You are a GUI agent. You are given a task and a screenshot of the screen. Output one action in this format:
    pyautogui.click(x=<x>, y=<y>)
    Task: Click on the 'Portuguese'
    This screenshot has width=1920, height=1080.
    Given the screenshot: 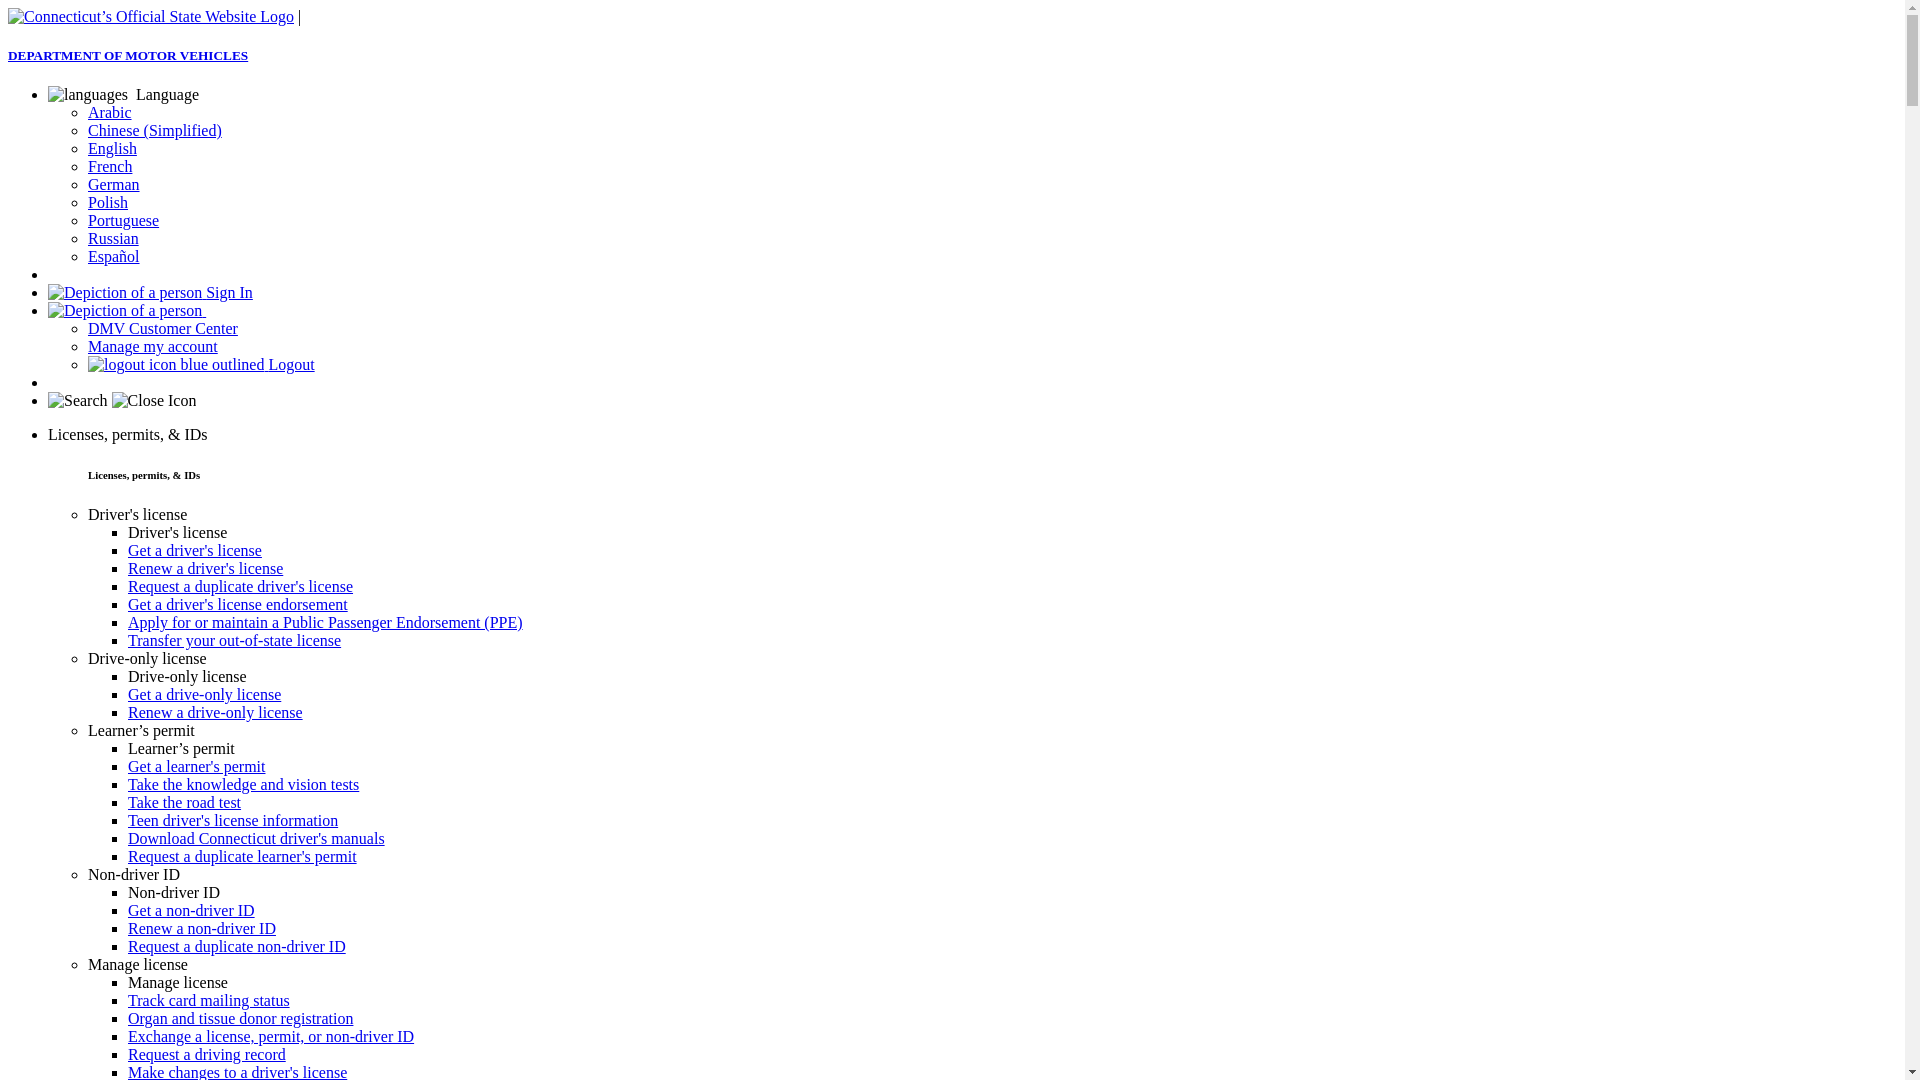 What is the action you would take?
    pyautogui.click(x=122, y=220)
    